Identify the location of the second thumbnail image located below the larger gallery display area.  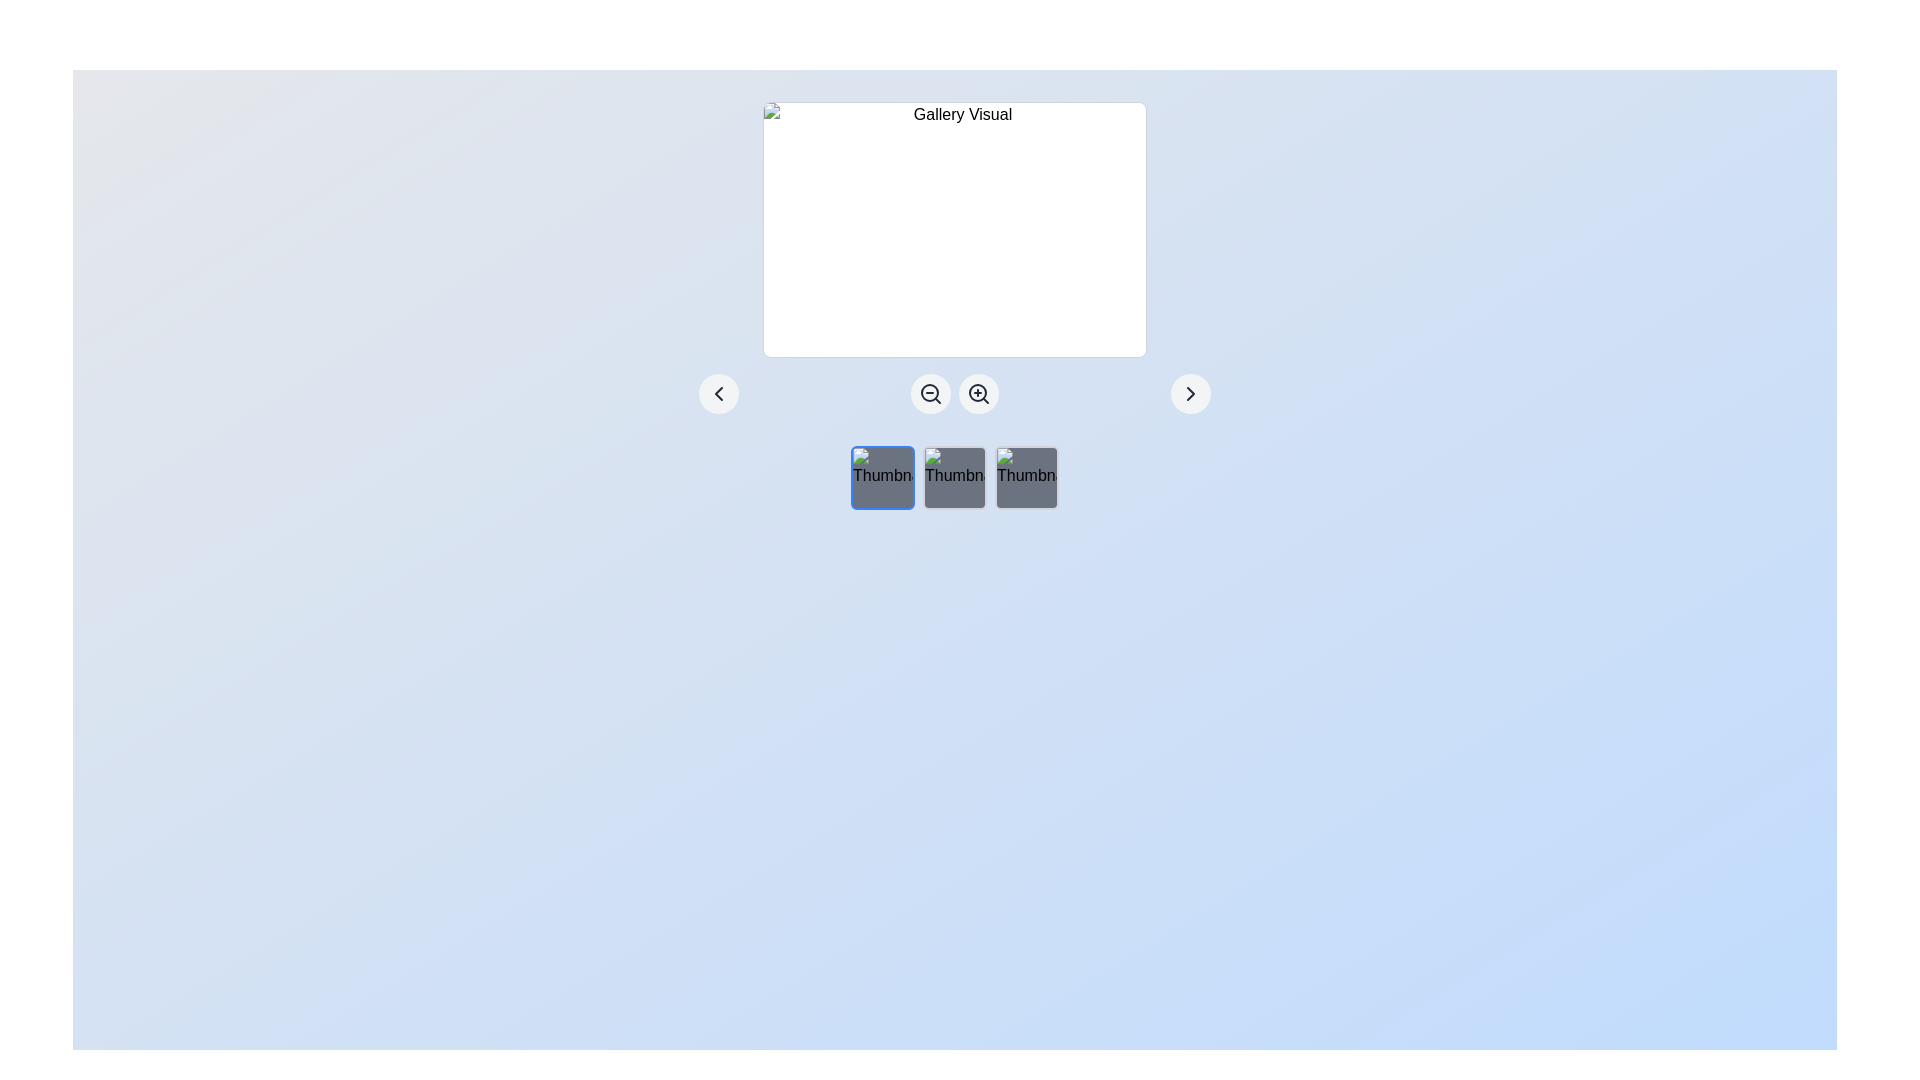
(954, 478).